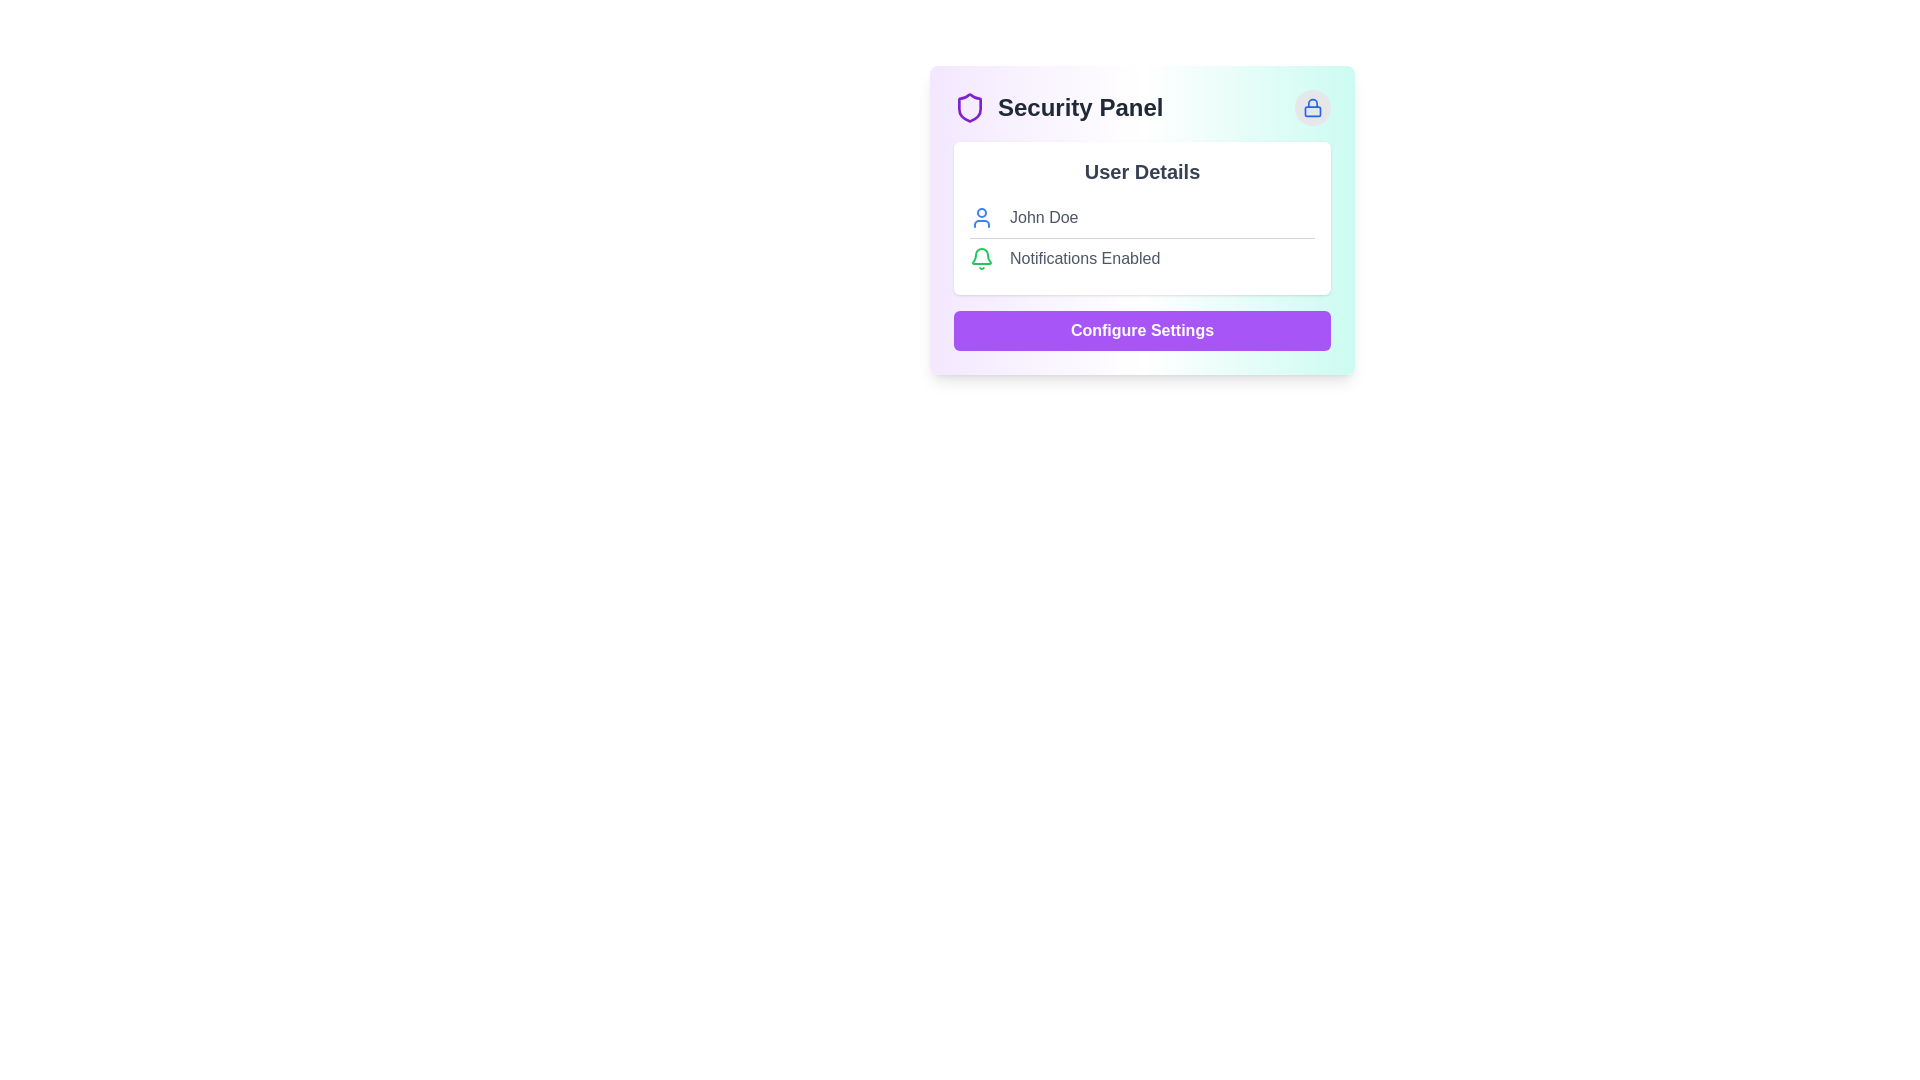  I want to click on the static text label displaying the user's name, located in the user details section of the security panel, to the right of the user icon and above the notification settings row, so click(1043, 218).